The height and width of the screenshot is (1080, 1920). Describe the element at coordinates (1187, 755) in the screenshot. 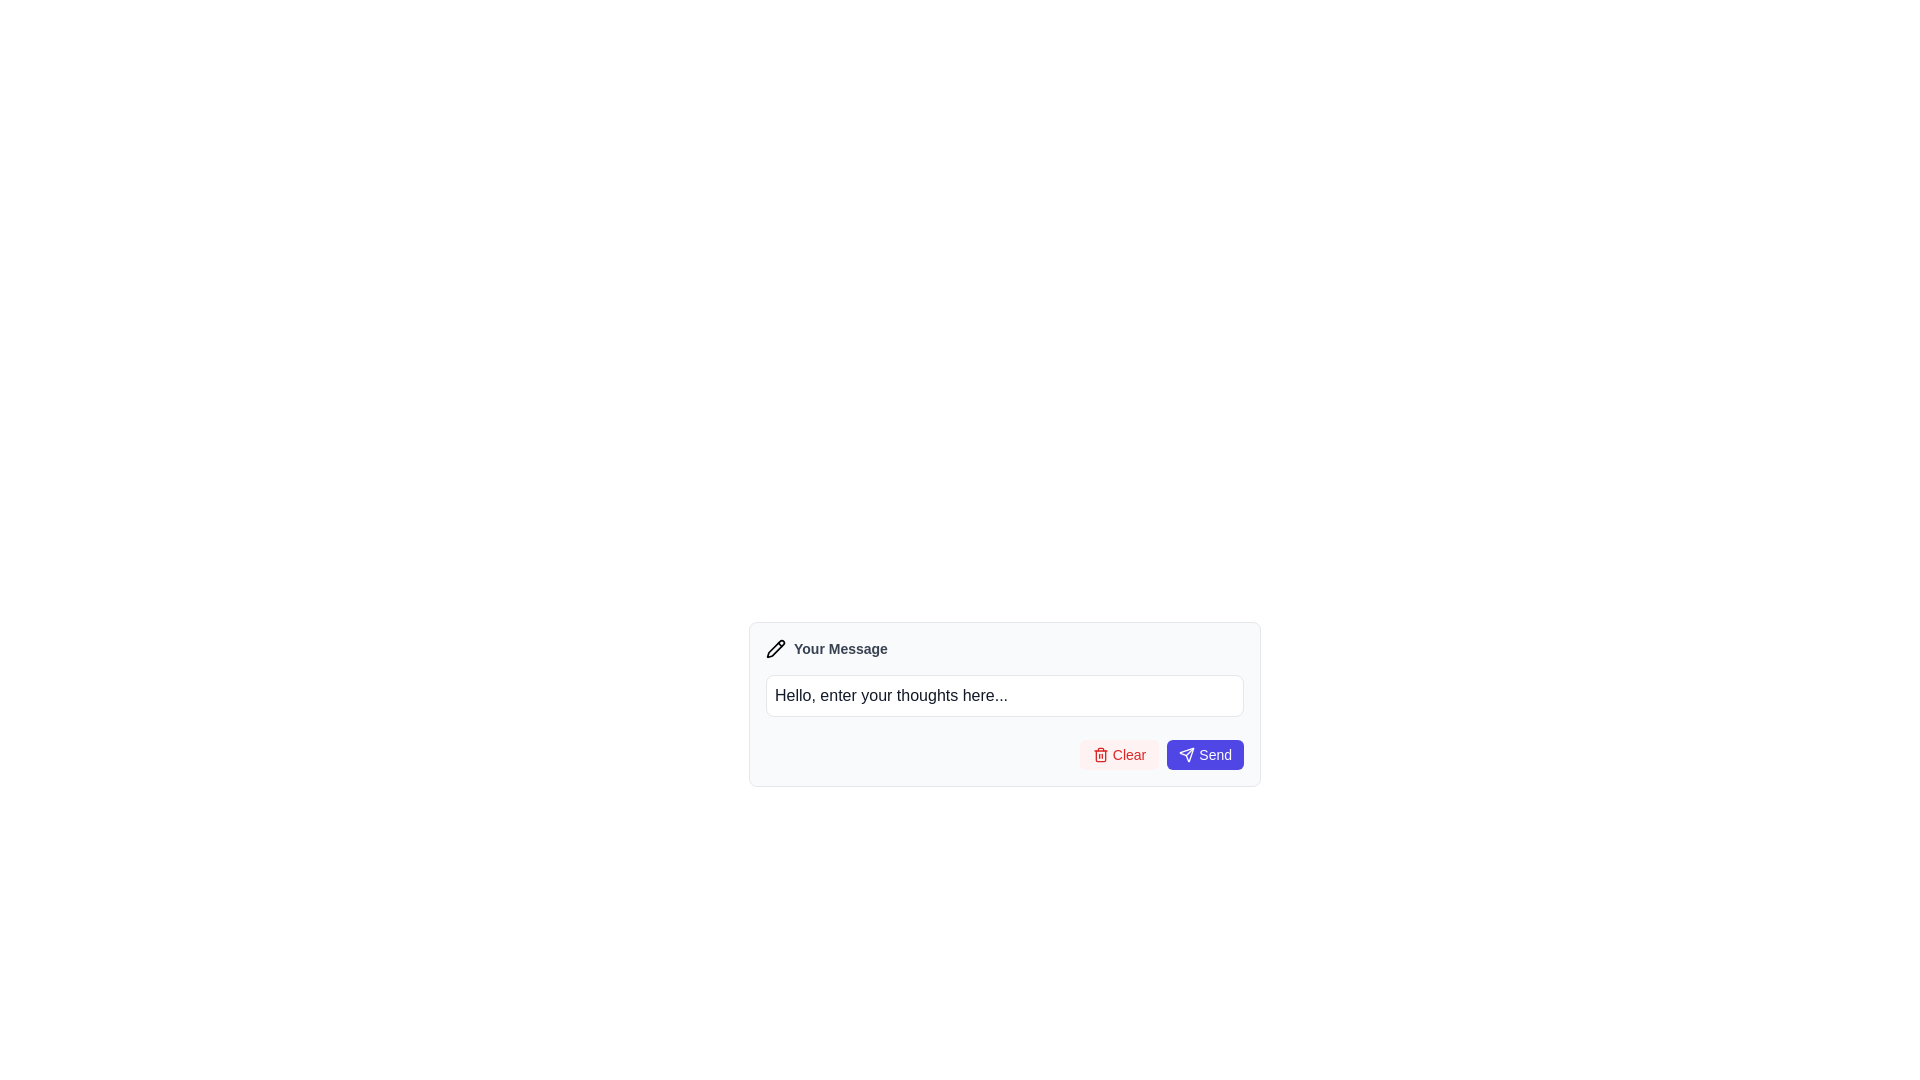

I see `the 'Send' button containing the paper airplane icon, which is styled with a purple background and rounded corners, located at the far right of the form` at that location.